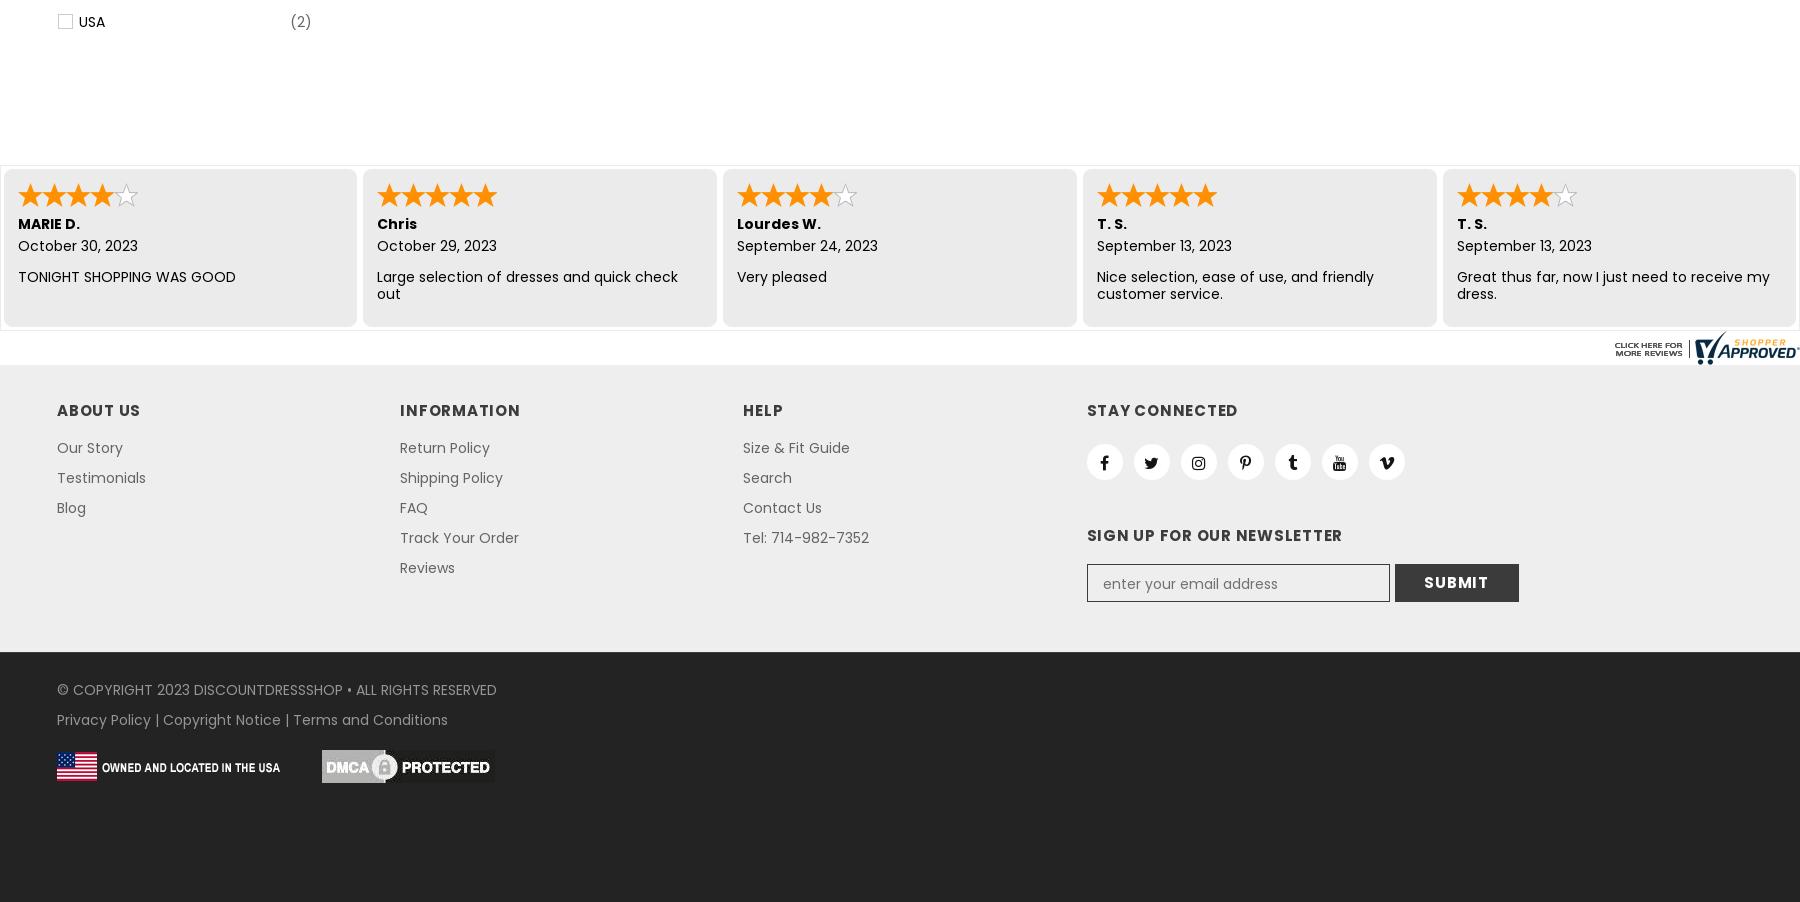 The image size is (1800, 902). I want to click on 'Janice W.', so click(1492, 222).